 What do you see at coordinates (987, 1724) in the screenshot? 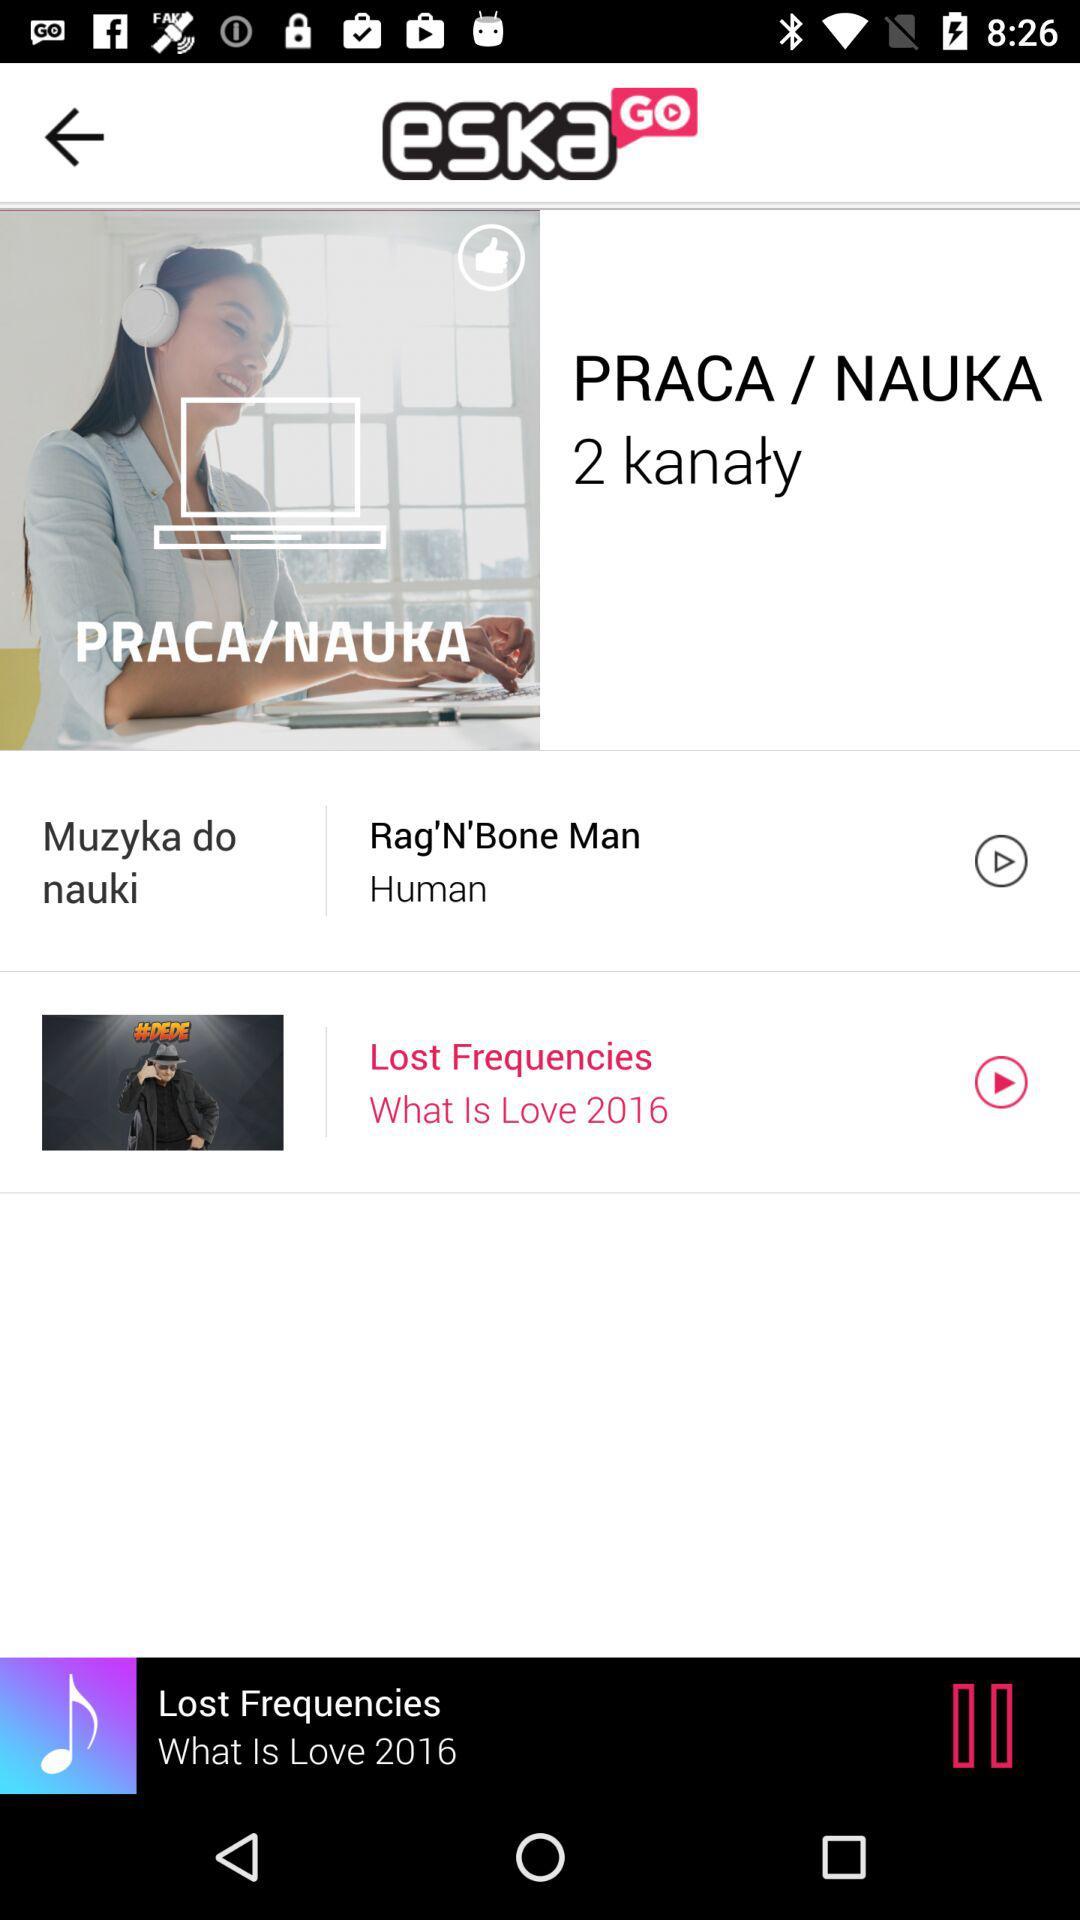
I see `item below what is love item` at bounding box center [987, 1724].